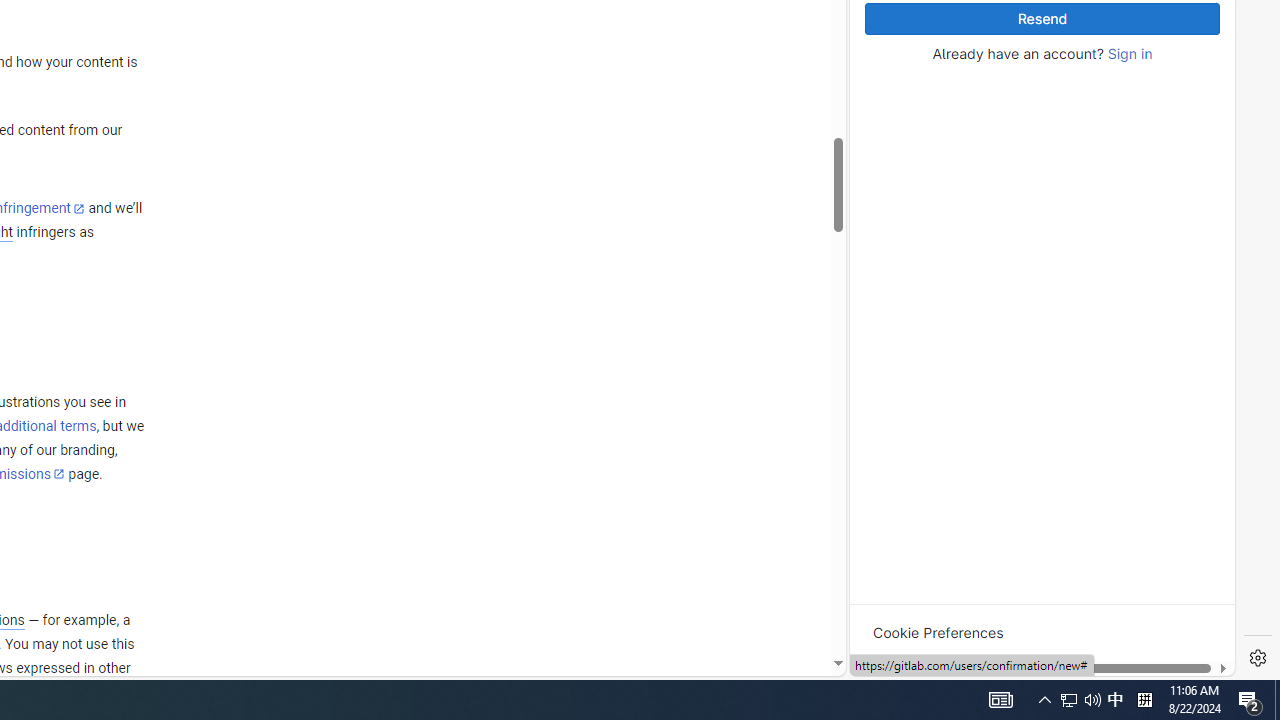 The width and height of the screenshot is (1280, 720). What do you see at coordinates (1257, 658) in the screenshot?
I see `'Settings'` at bounding box center [1257, 658].